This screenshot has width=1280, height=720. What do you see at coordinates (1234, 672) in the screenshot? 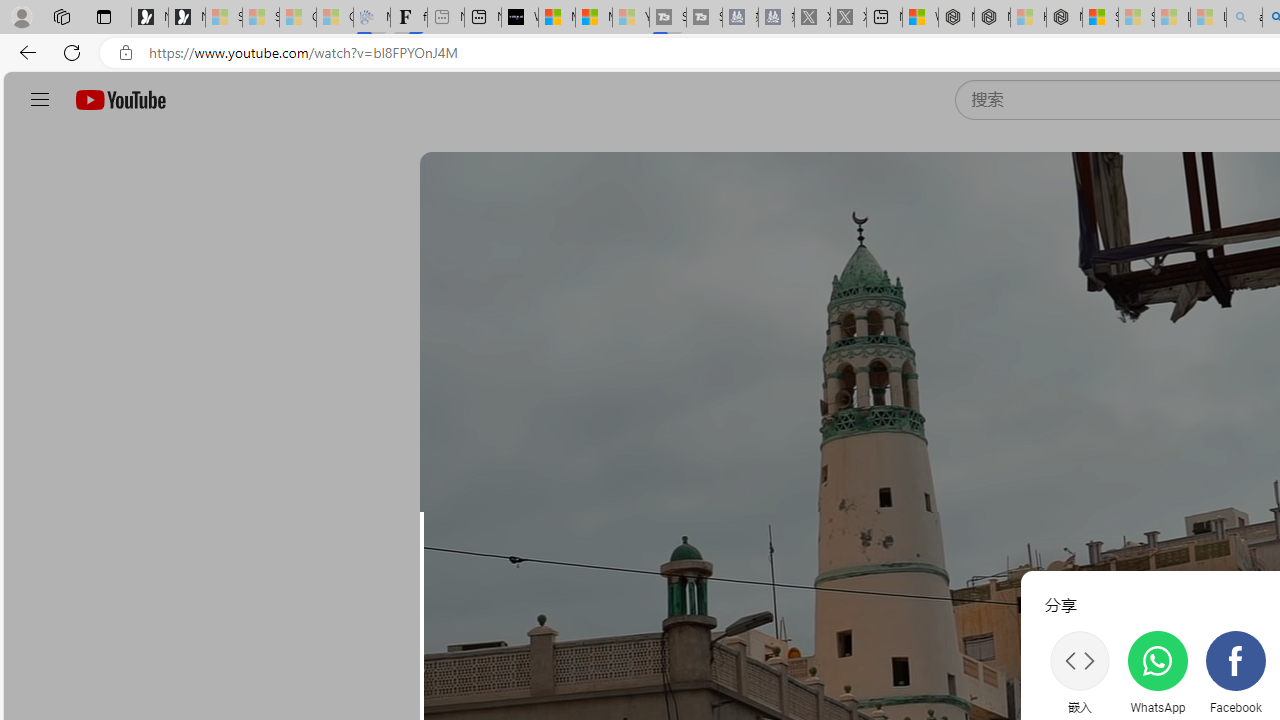
I see `'Facebook'` at bounding box center [1234, 672].